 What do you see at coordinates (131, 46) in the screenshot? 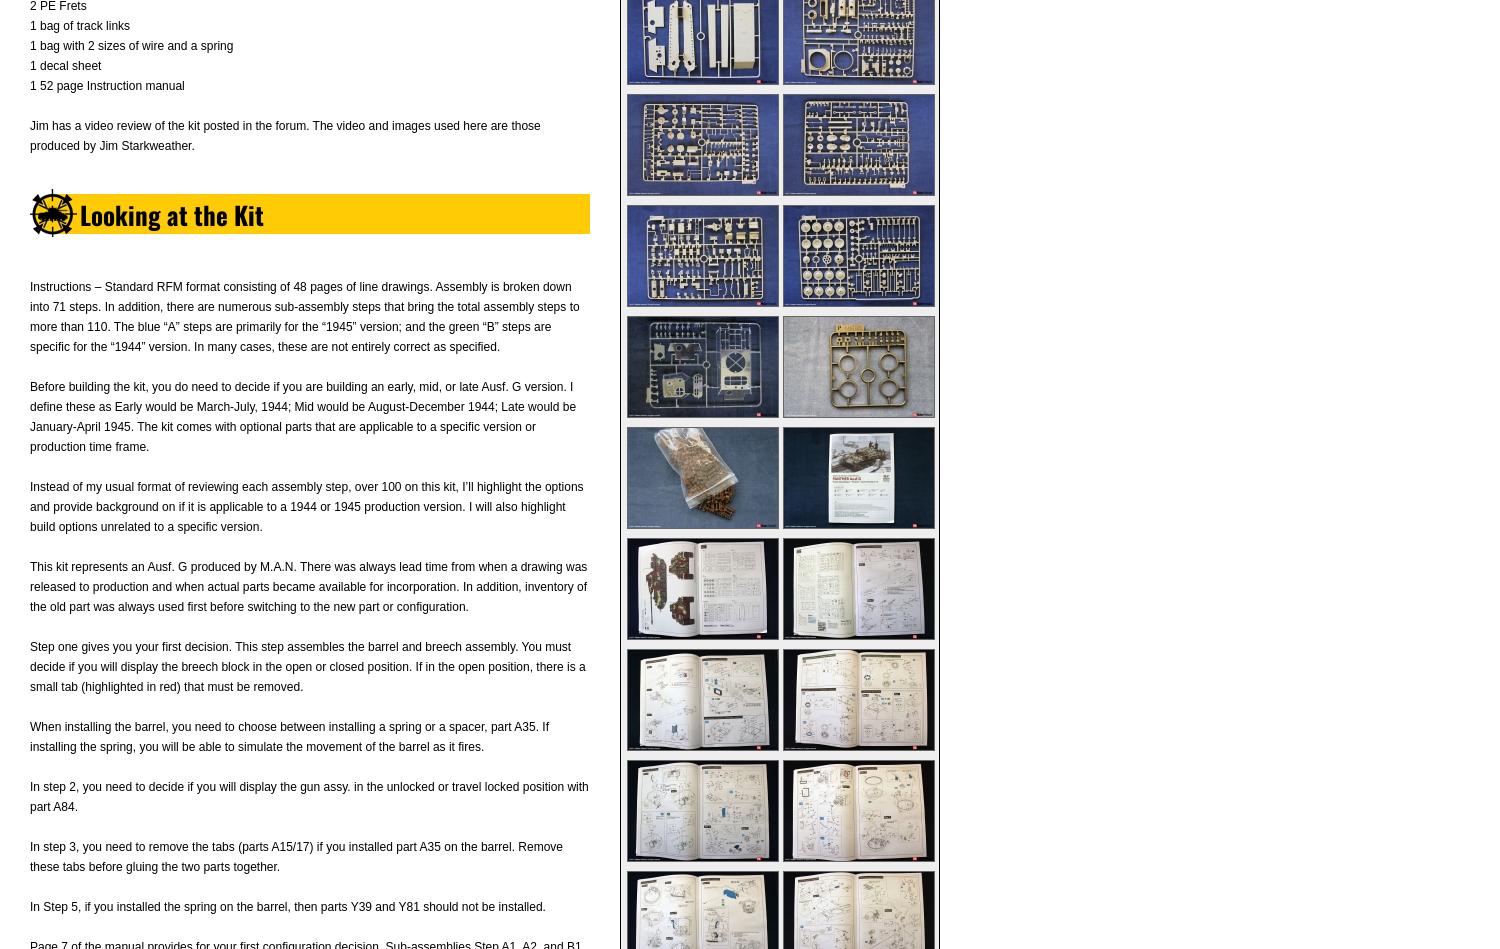
I see `'1 bag with 2 sizes of wire and a spring'` at bounding box center [131, 46].